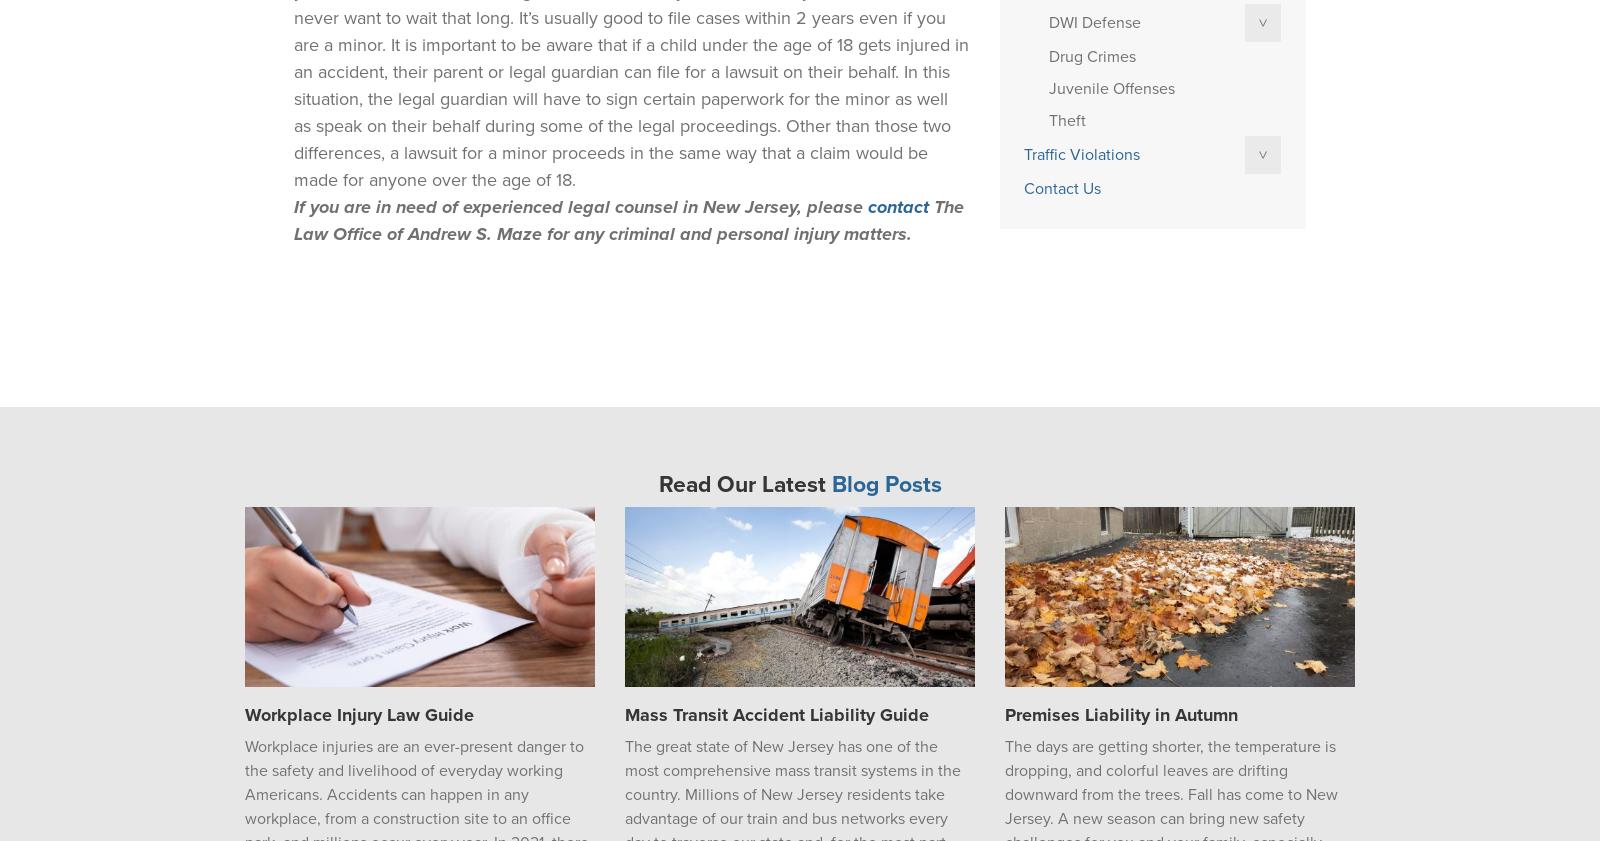  What do you see at coordinates (628, 219) in the screenshot?
I see `'The Law Office of Andrew S. Maze for any criminal and personal injury matters.'` at bounding box center [628, 219].